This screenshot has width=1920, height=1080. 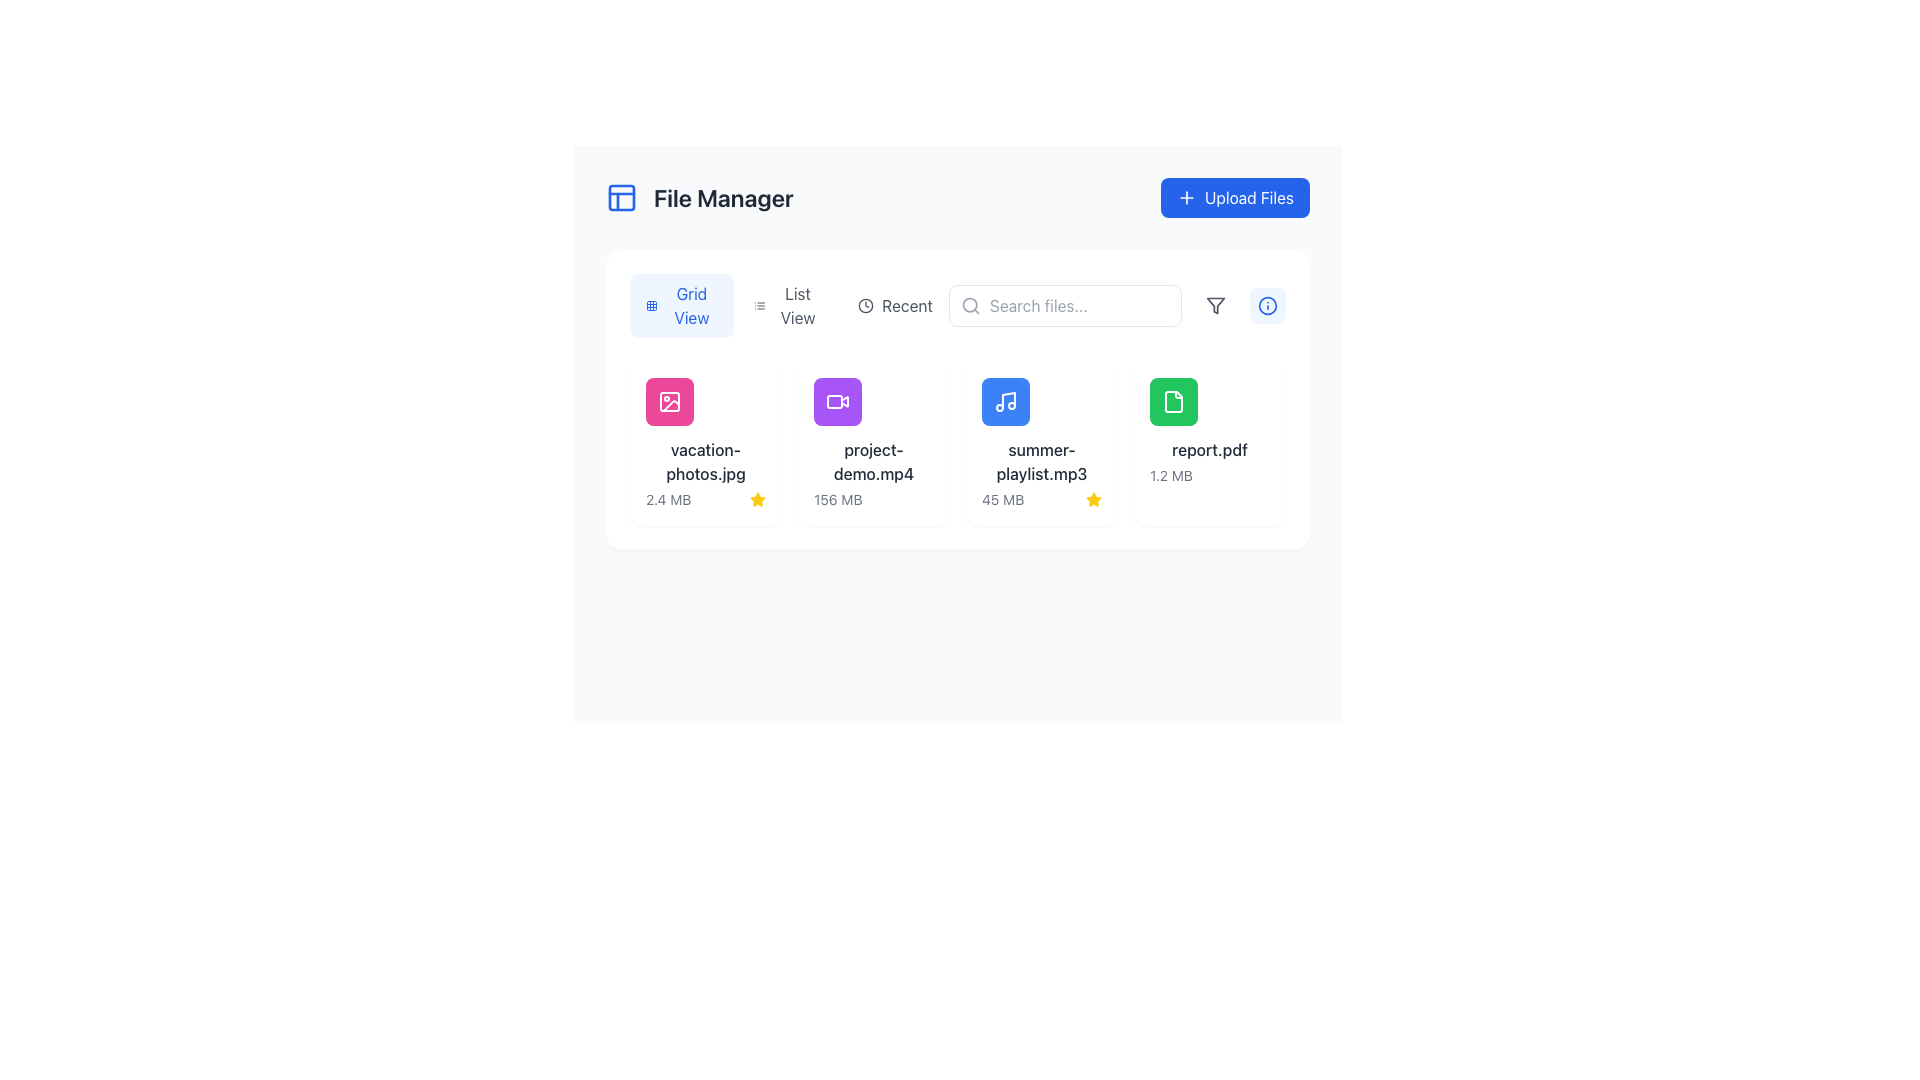 I want to click on the music file icon representing 'summer-playlist.mp3' in the file manager, so click(x=1006, y=401).